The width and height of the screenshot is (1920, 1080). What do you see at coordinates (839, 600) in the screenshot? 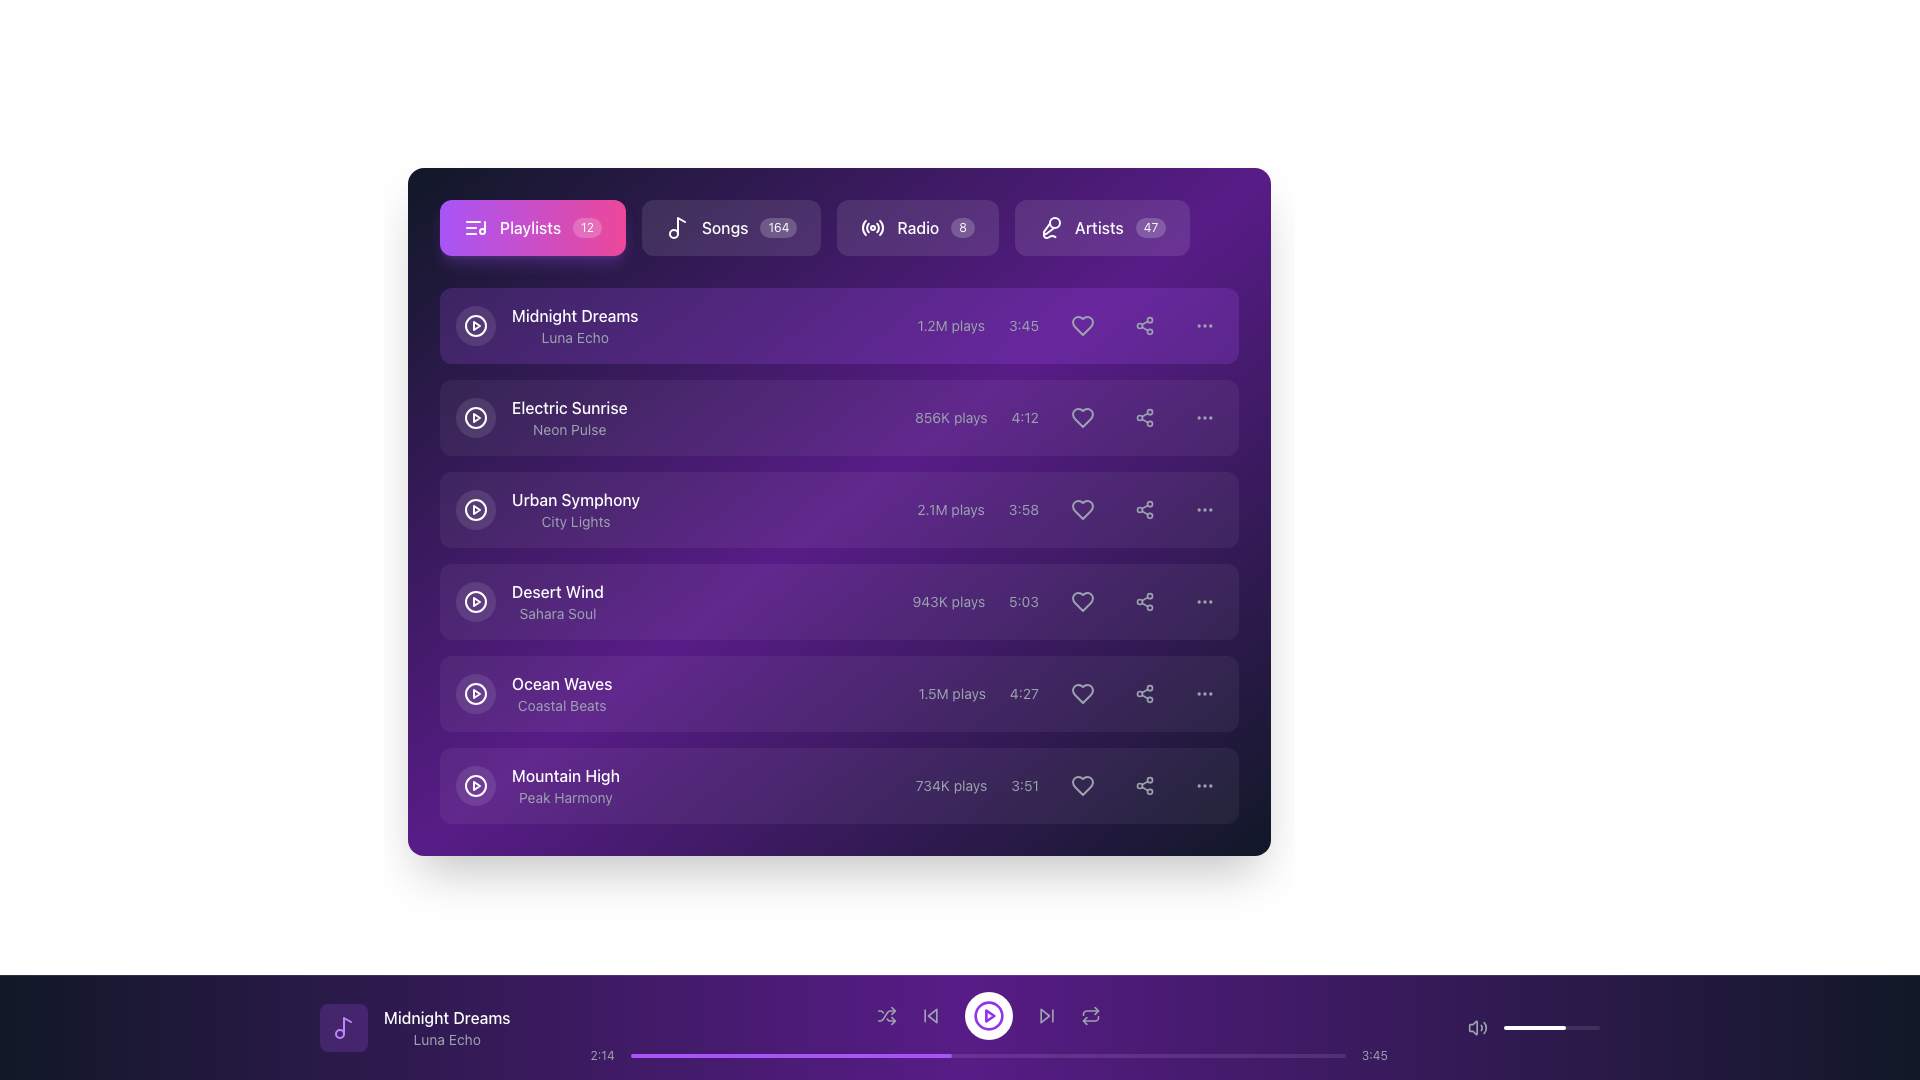
I see `the fourth media playlist item, which includes controls for playing and liking` at bounding box center [839, 600].